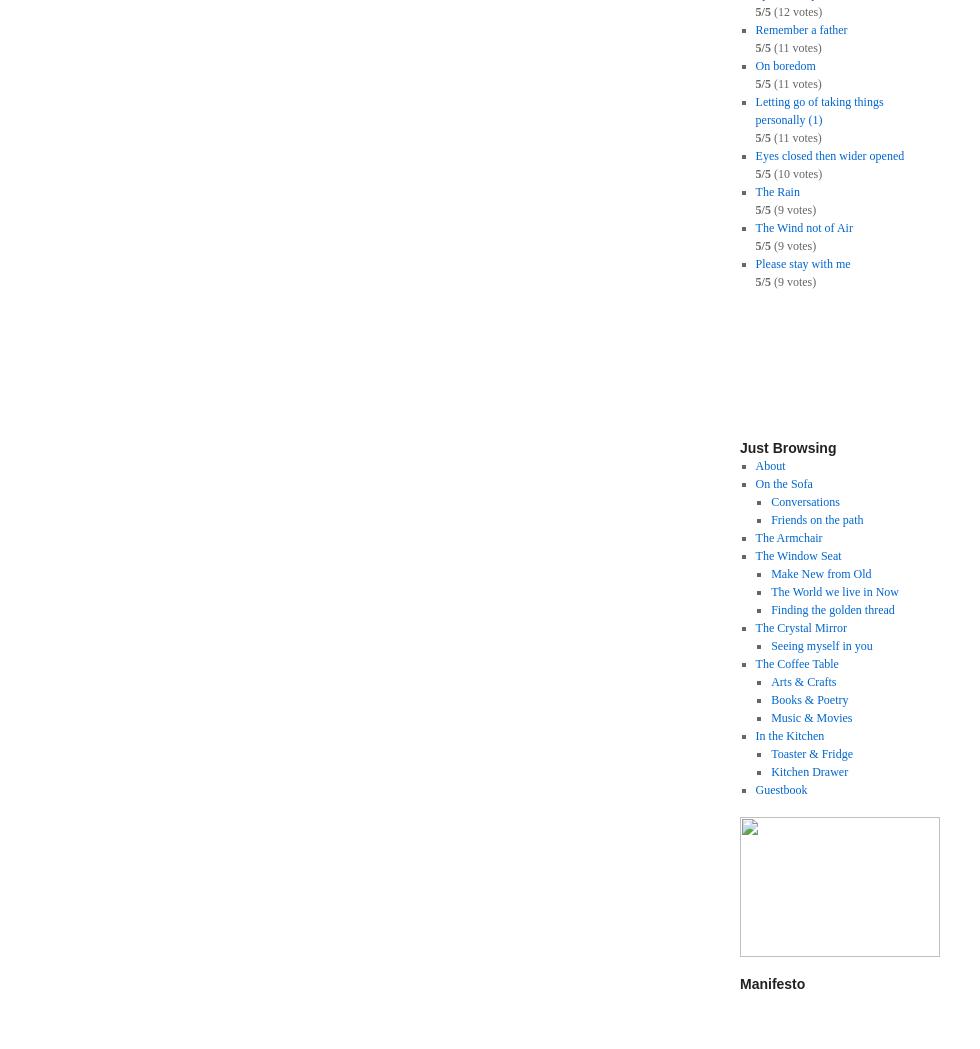 The height and width of the screenshot is (1049, 980). I want to click on 'Seeing myself in you', so click(821, 645).